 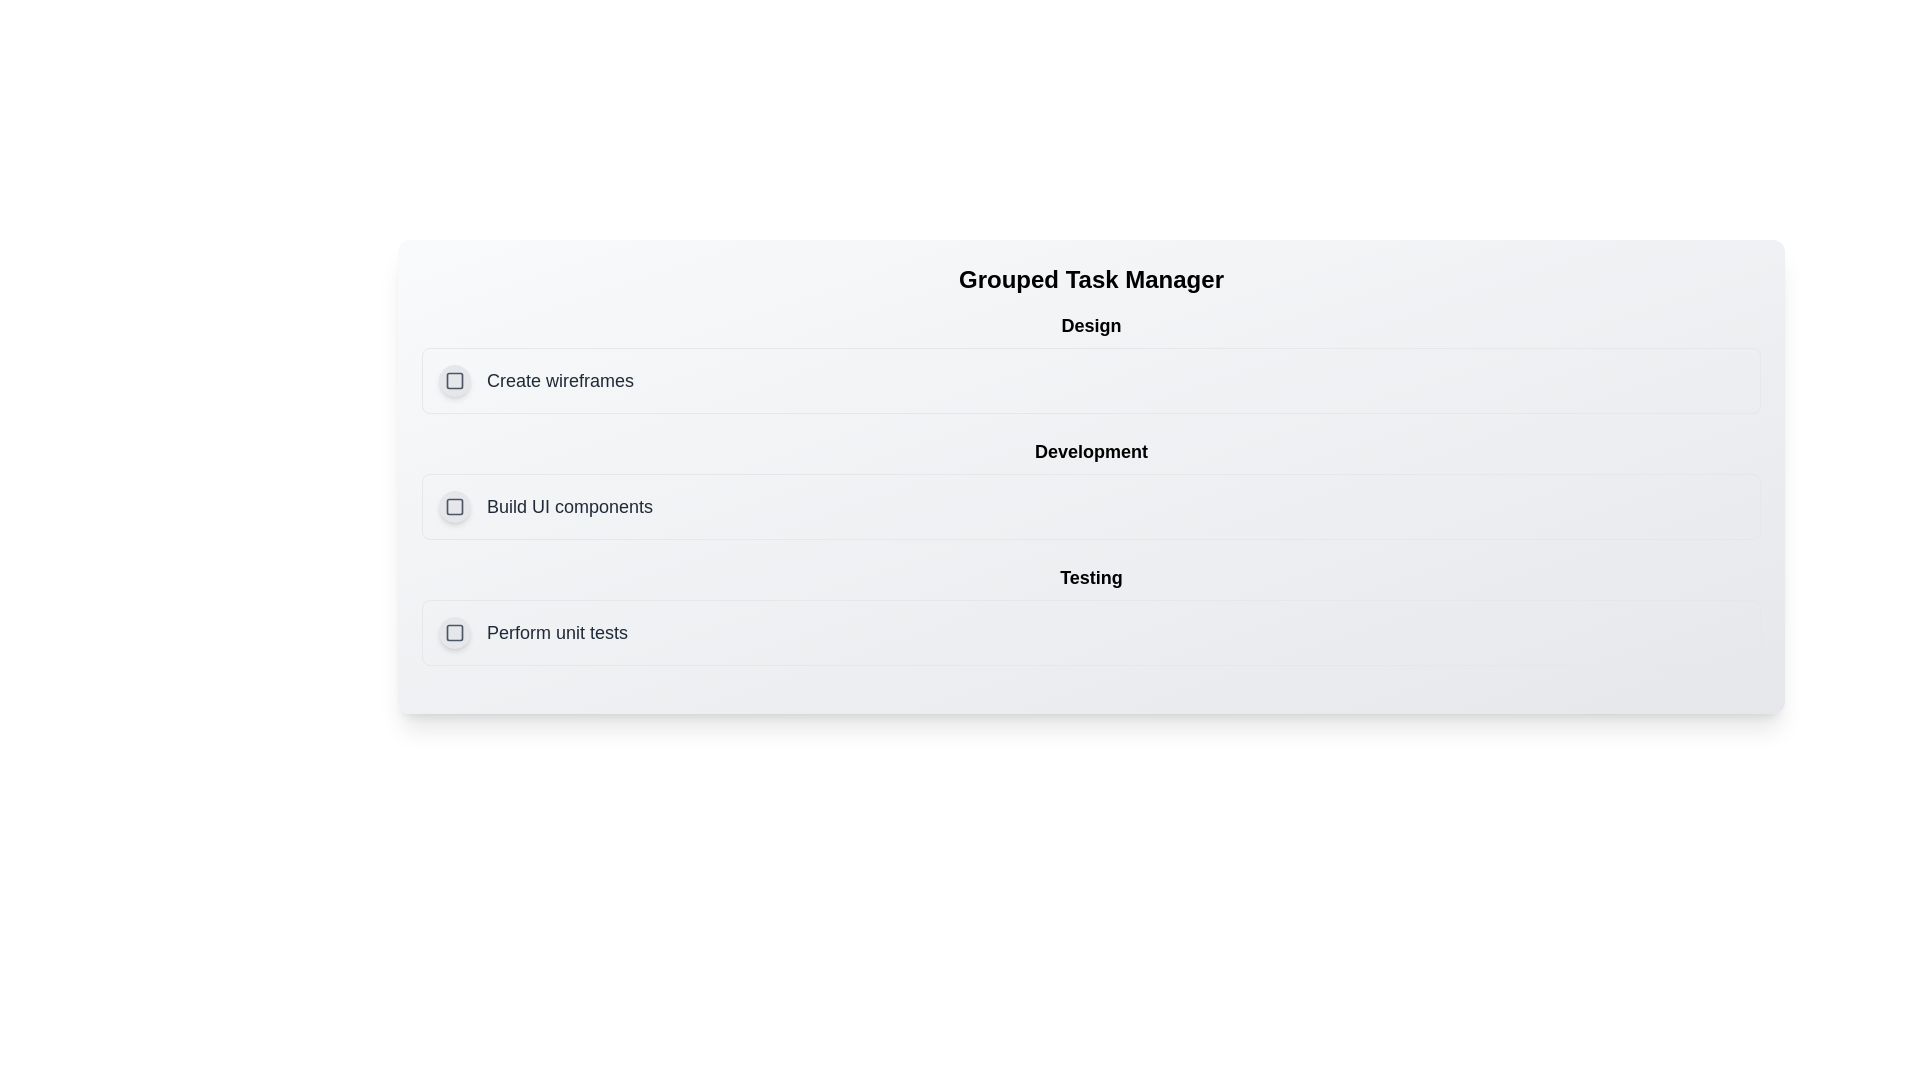 What do you see at coordinates (454, 505) in the screenshot?
I see `the small, circular button with a light gray background and a dark gray square icon` at bounding box center [454, 505].